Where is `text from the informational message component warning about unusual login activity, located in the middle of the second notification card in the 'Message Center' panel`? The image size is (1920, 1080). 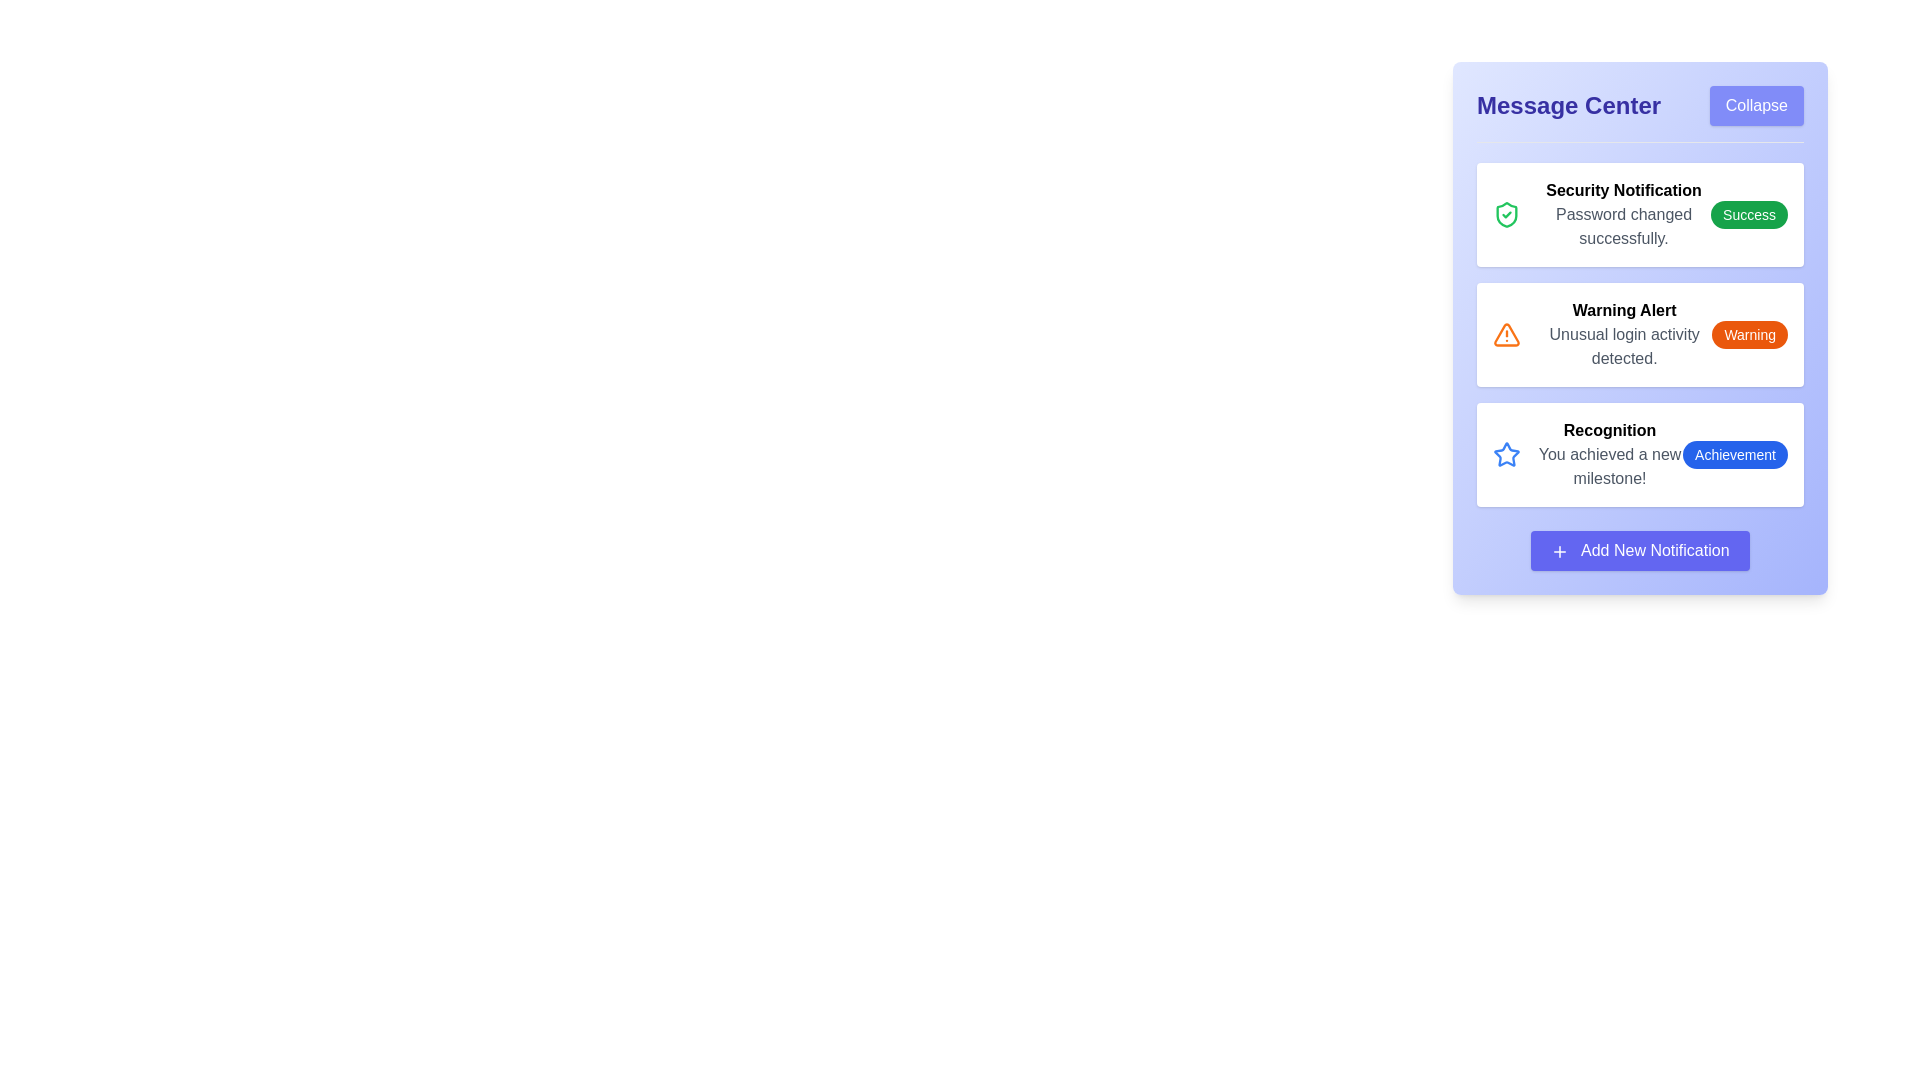 text from the informational message component warning about unusual login activity, located in the middle of the second notification card in the 'Message Center' panel is located at coordinates (1624, 334).